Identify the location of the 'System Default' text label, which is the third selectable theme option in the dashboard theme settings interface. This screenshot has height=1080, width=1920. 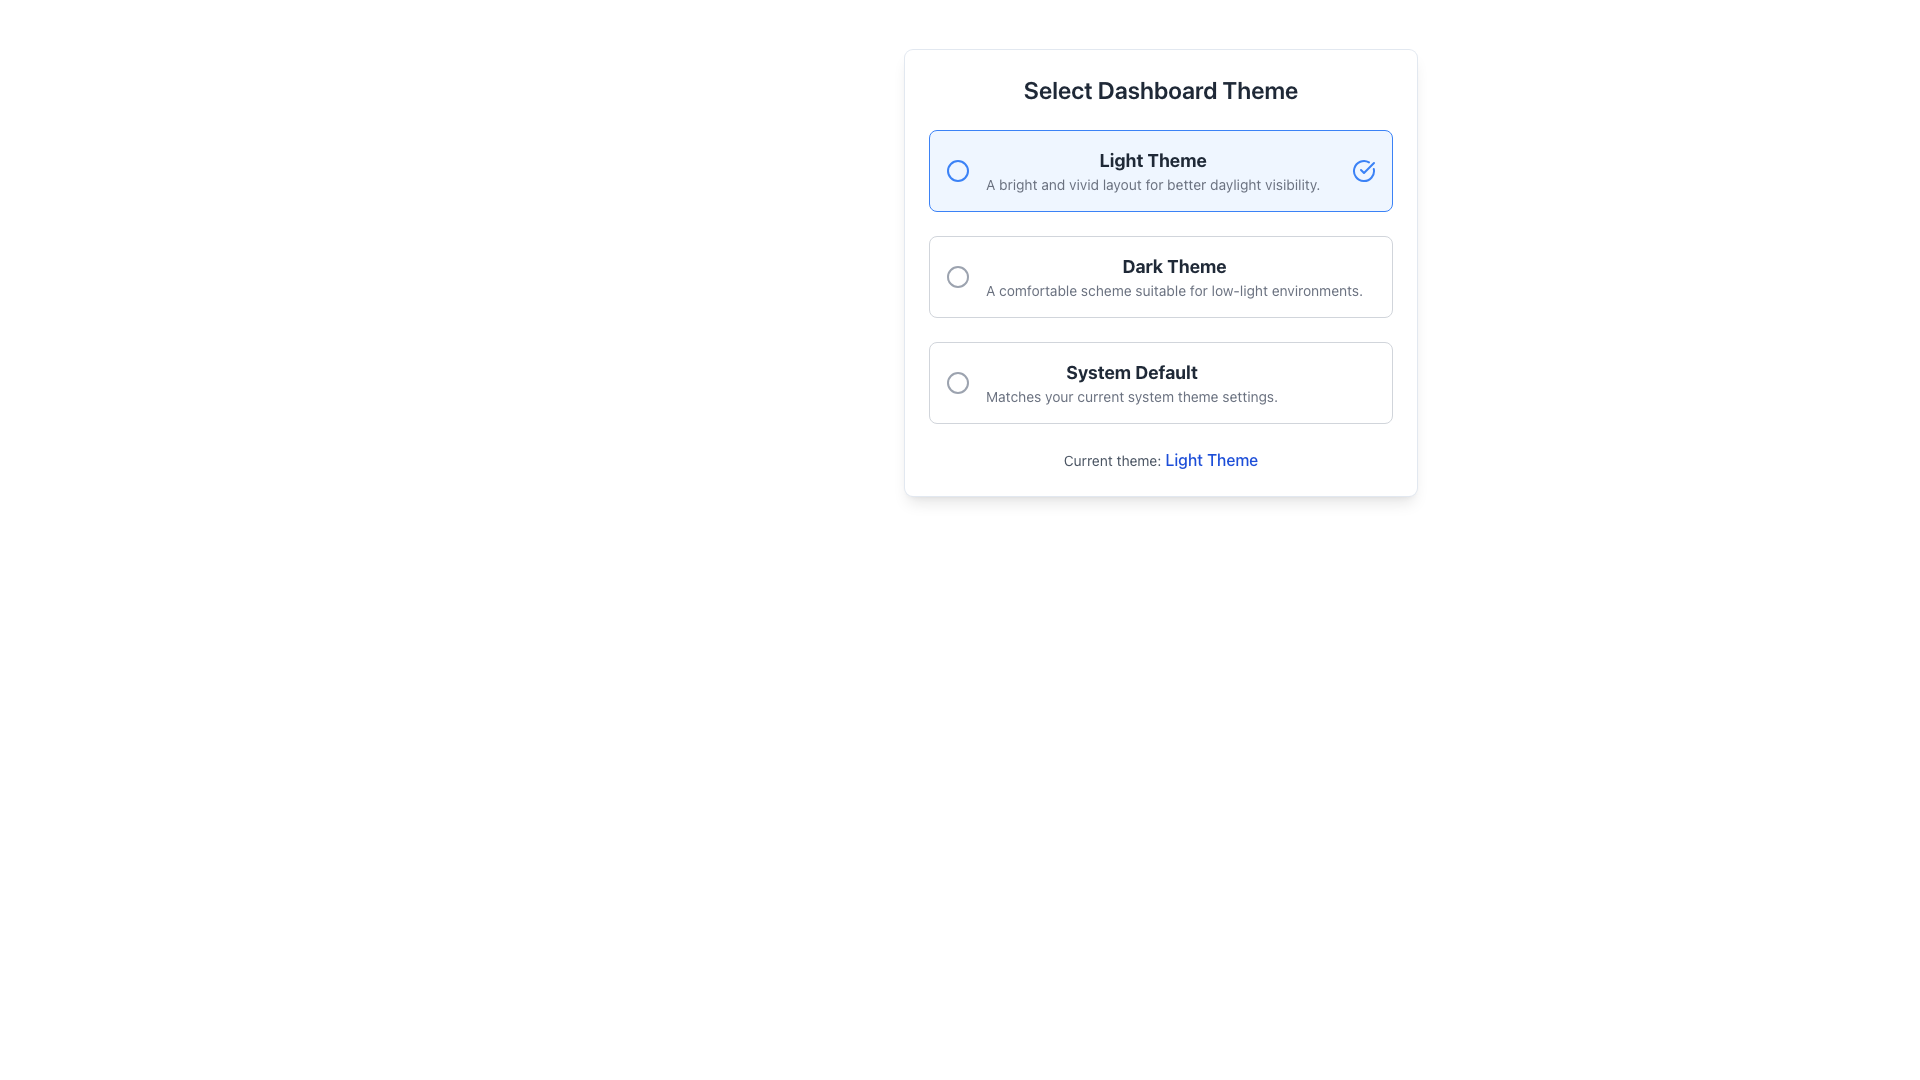
(1132, 373).